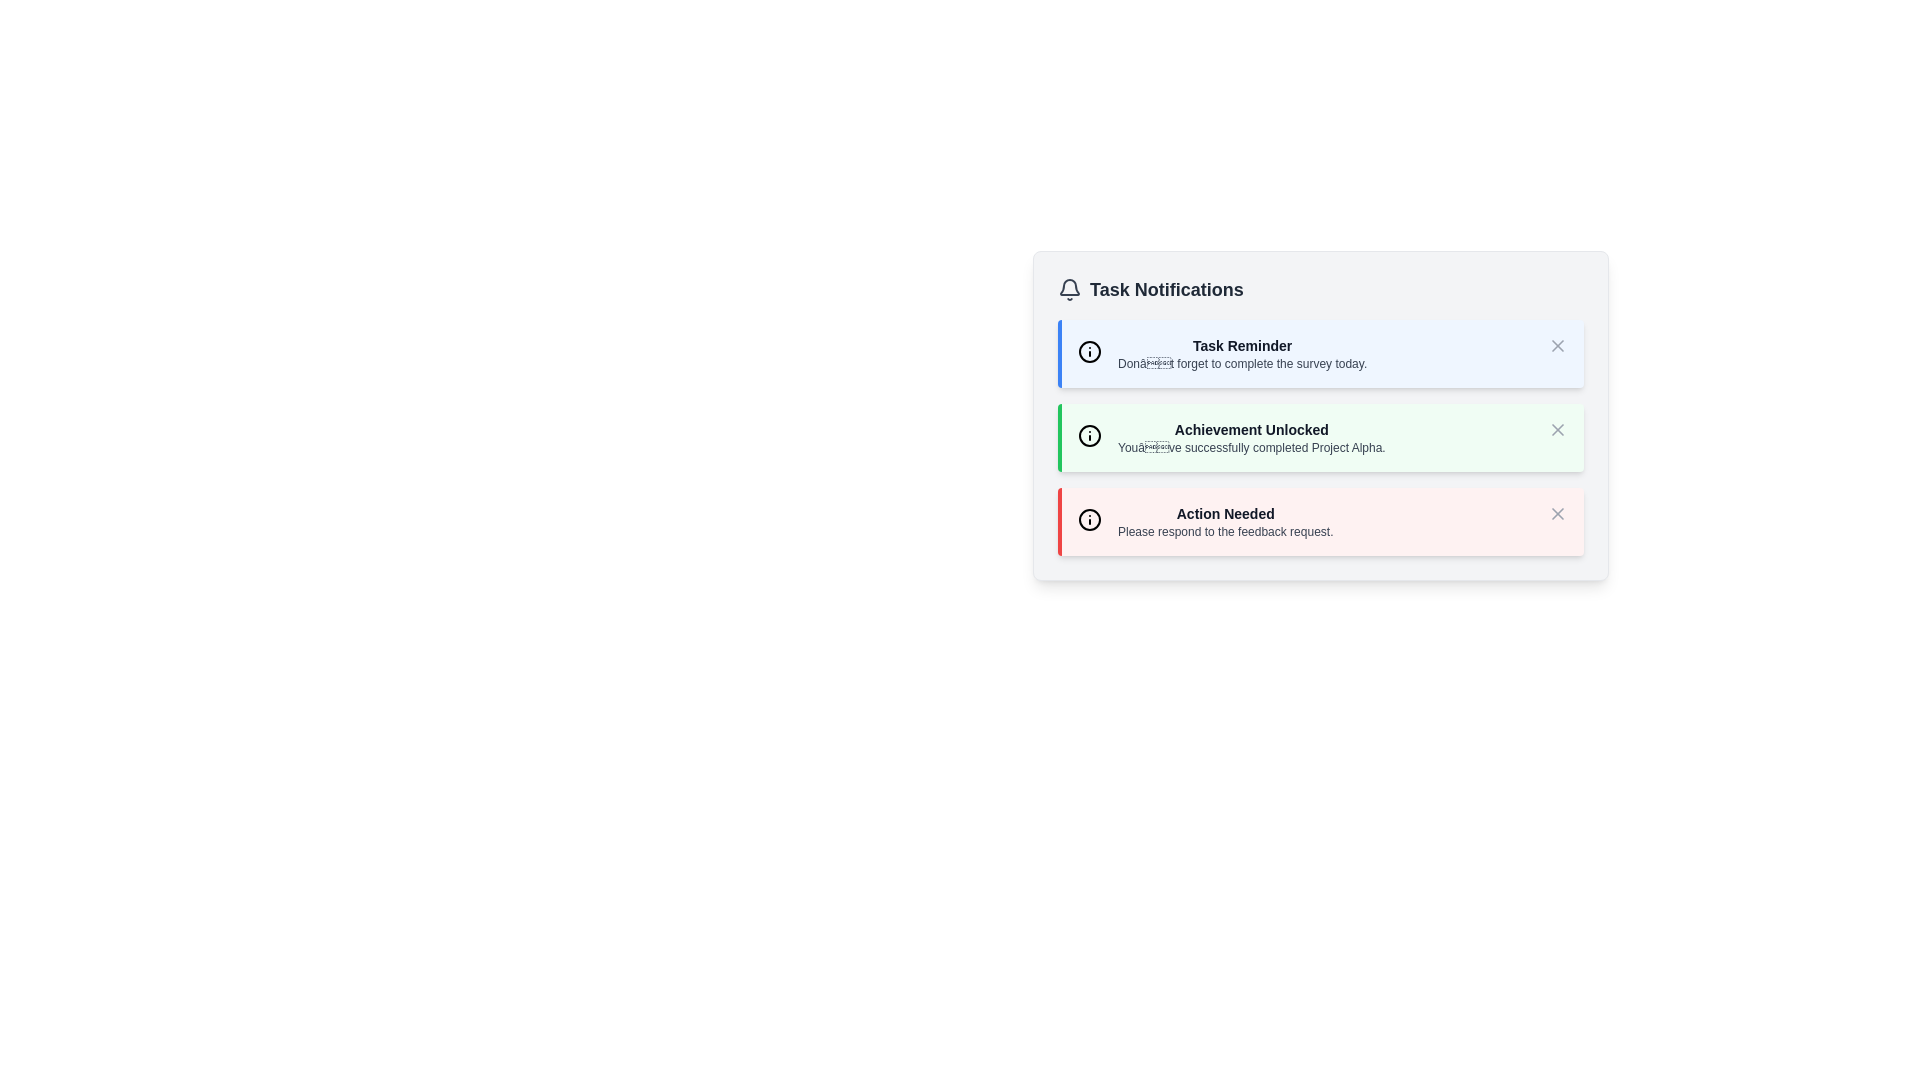  Describe the element at coordinates (1224, 531) in the screenshot. I see `the informational Text Label that provides guidance related to the 'Action Needed' notification, positioned below its title` at that location.